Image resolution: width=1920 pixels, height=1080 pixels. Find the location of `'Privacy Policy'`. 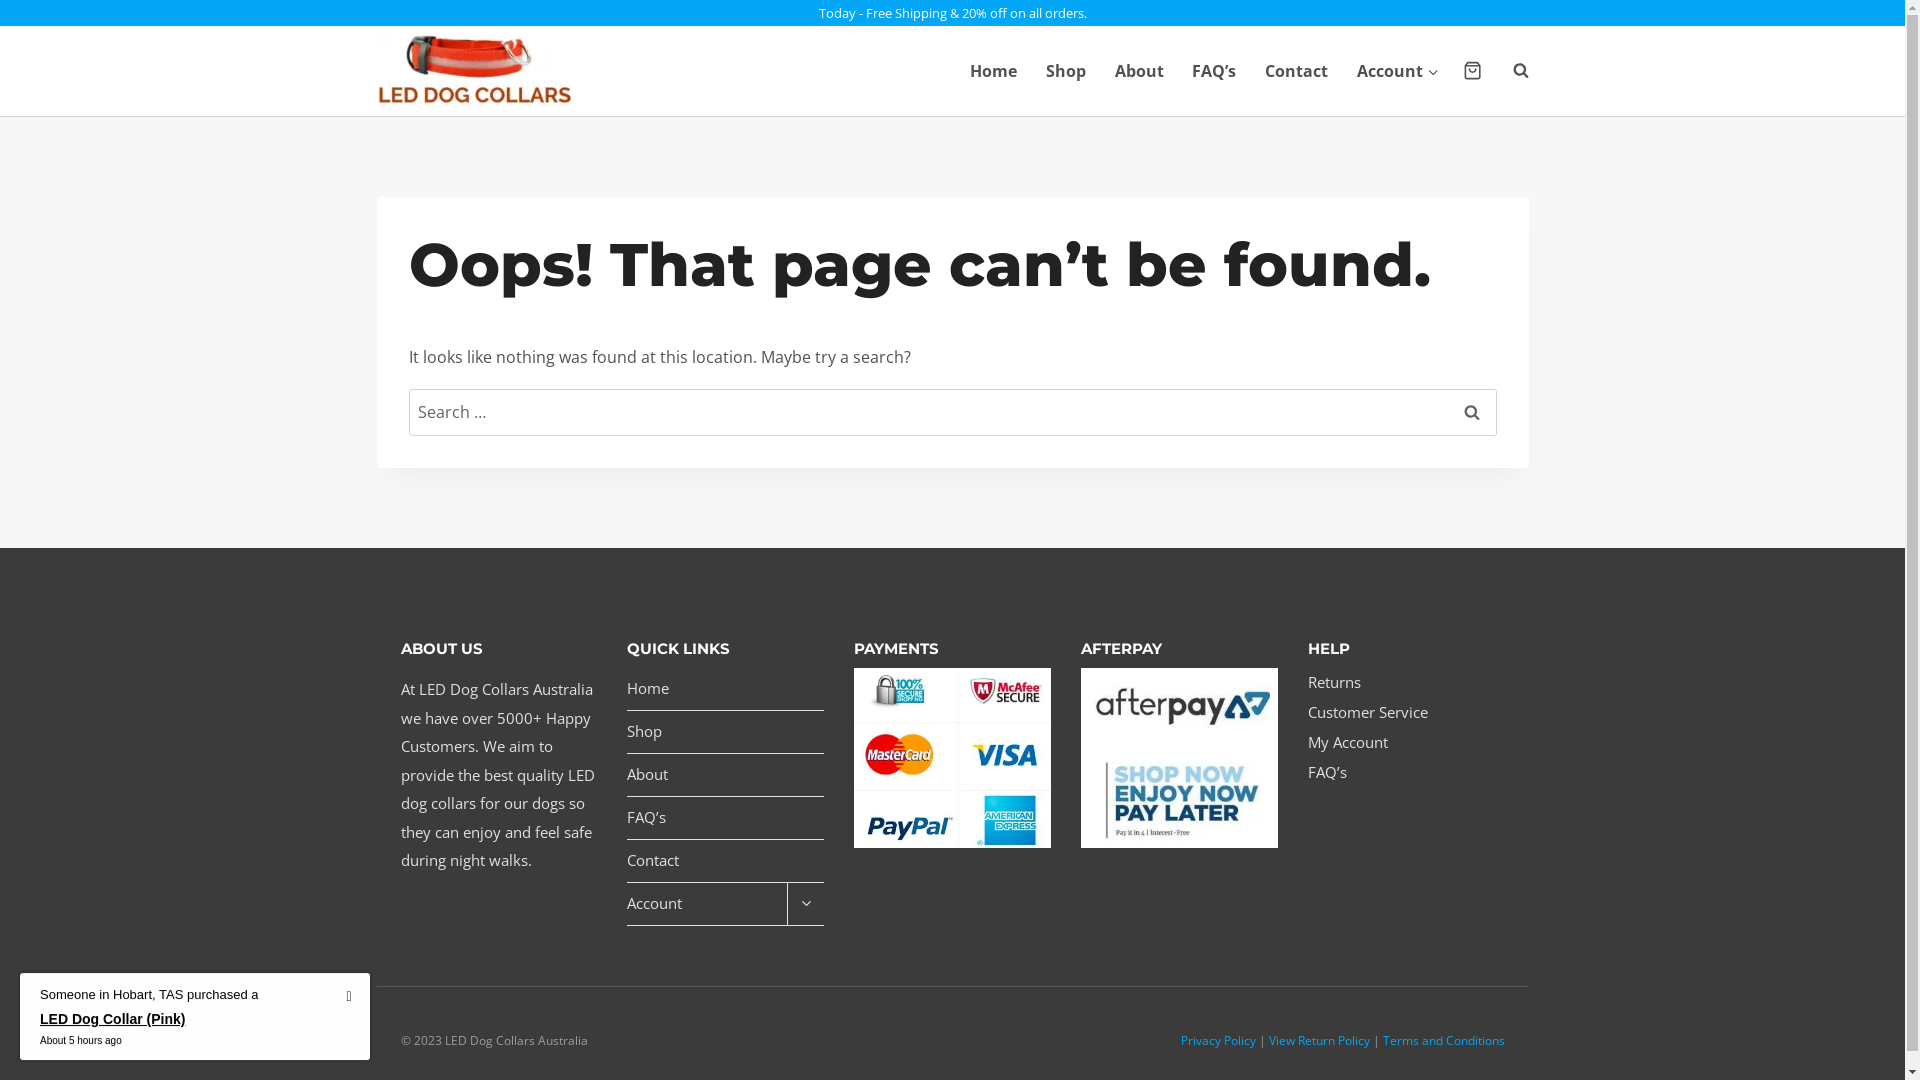

'Privacy Policy' is located at coordinates (1216, 1039).